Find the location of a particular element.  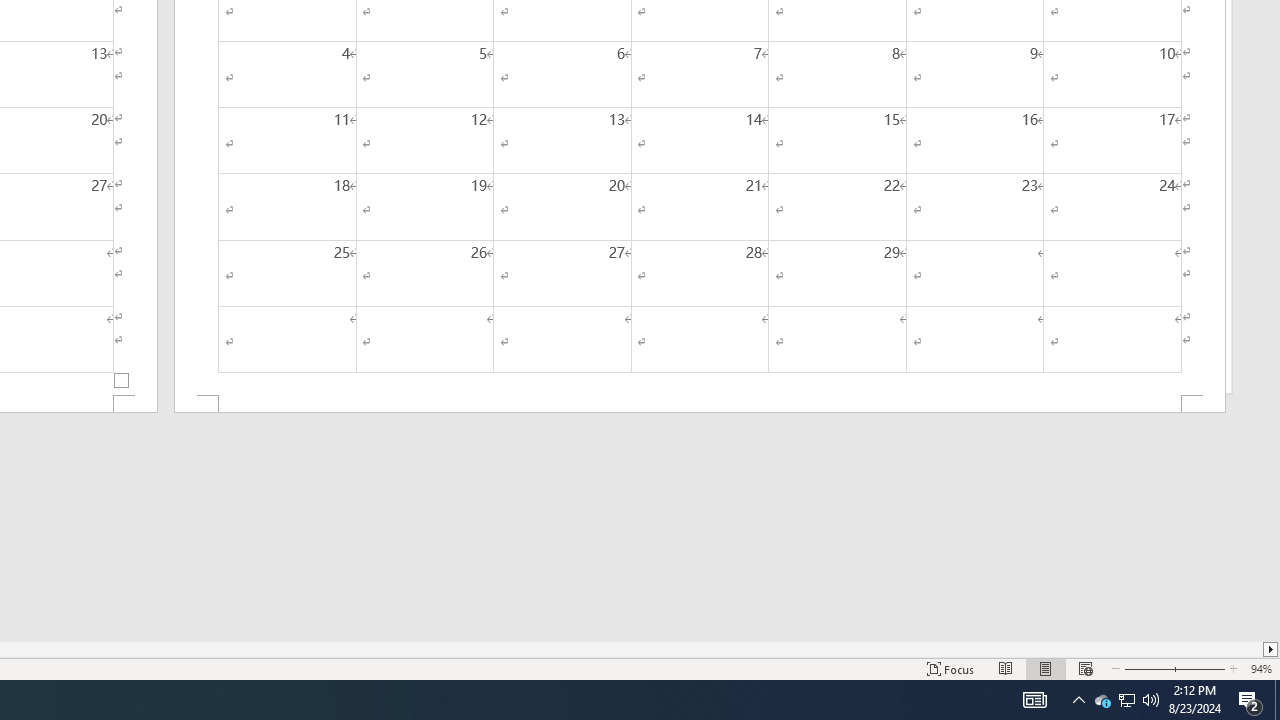

'Column right' is located at coordinates (1270, 649).